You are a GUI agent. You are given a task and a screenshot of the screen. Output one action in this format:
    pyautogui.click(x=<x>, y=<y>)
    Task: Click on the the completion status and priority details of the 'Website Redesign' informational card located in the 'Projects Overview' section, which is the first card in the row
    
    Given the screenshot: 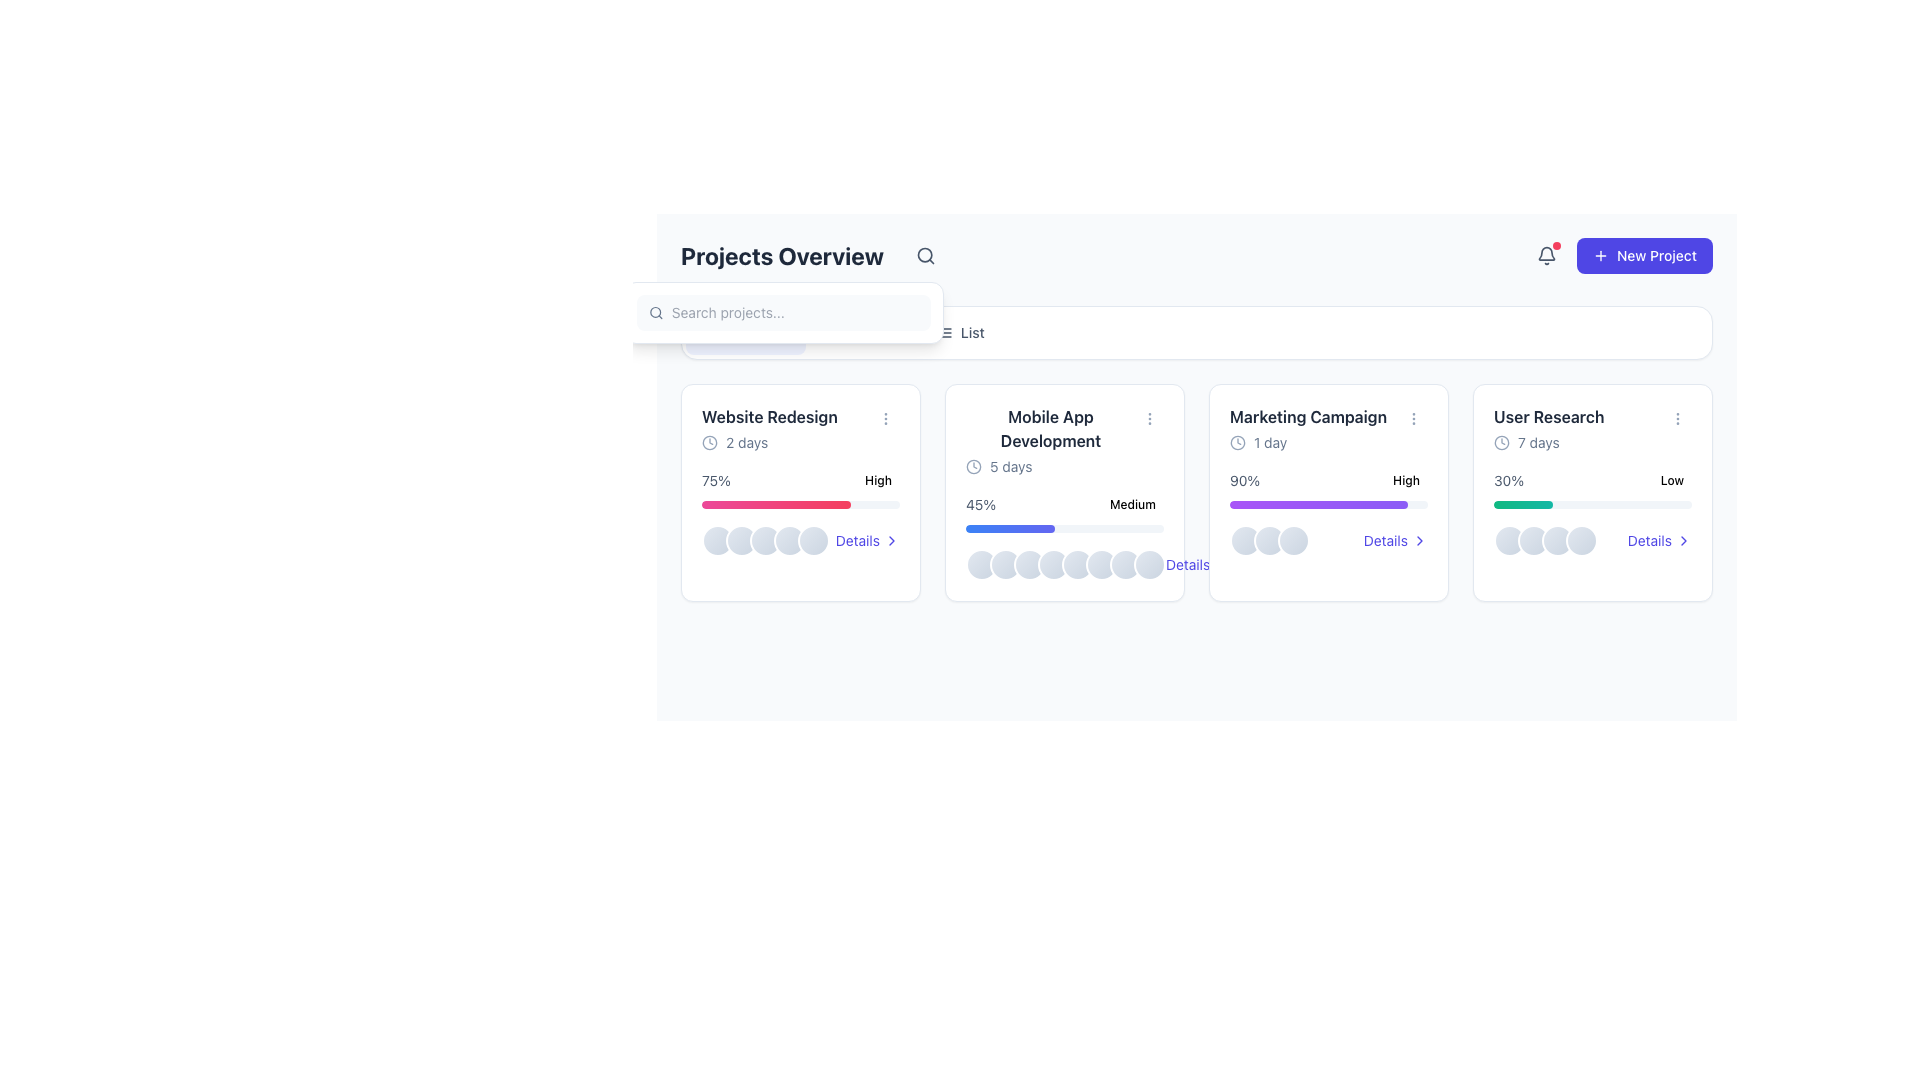 What is the action you would take?
    pyautogui.click(x=801, y=481)
    